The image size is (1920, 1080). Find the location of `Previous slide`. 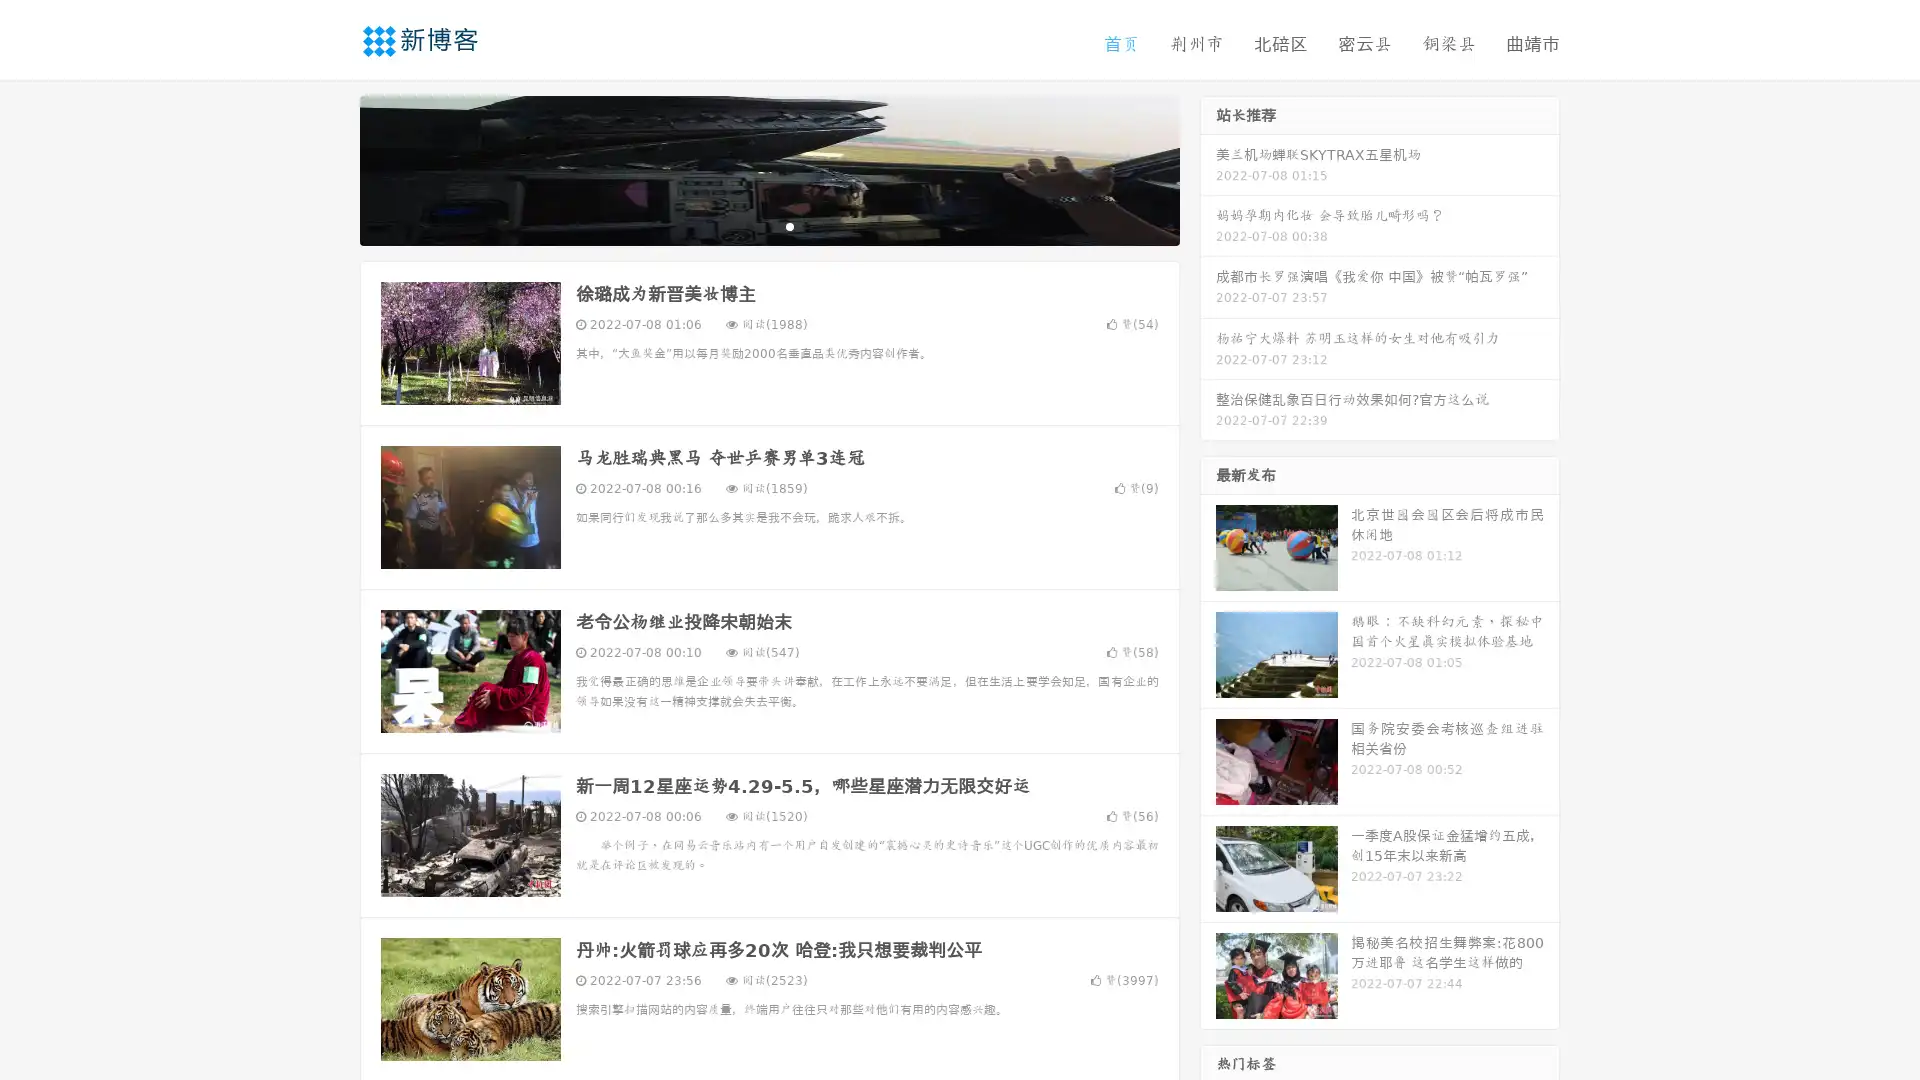

Previous slide is located at coordinates (330, 168).